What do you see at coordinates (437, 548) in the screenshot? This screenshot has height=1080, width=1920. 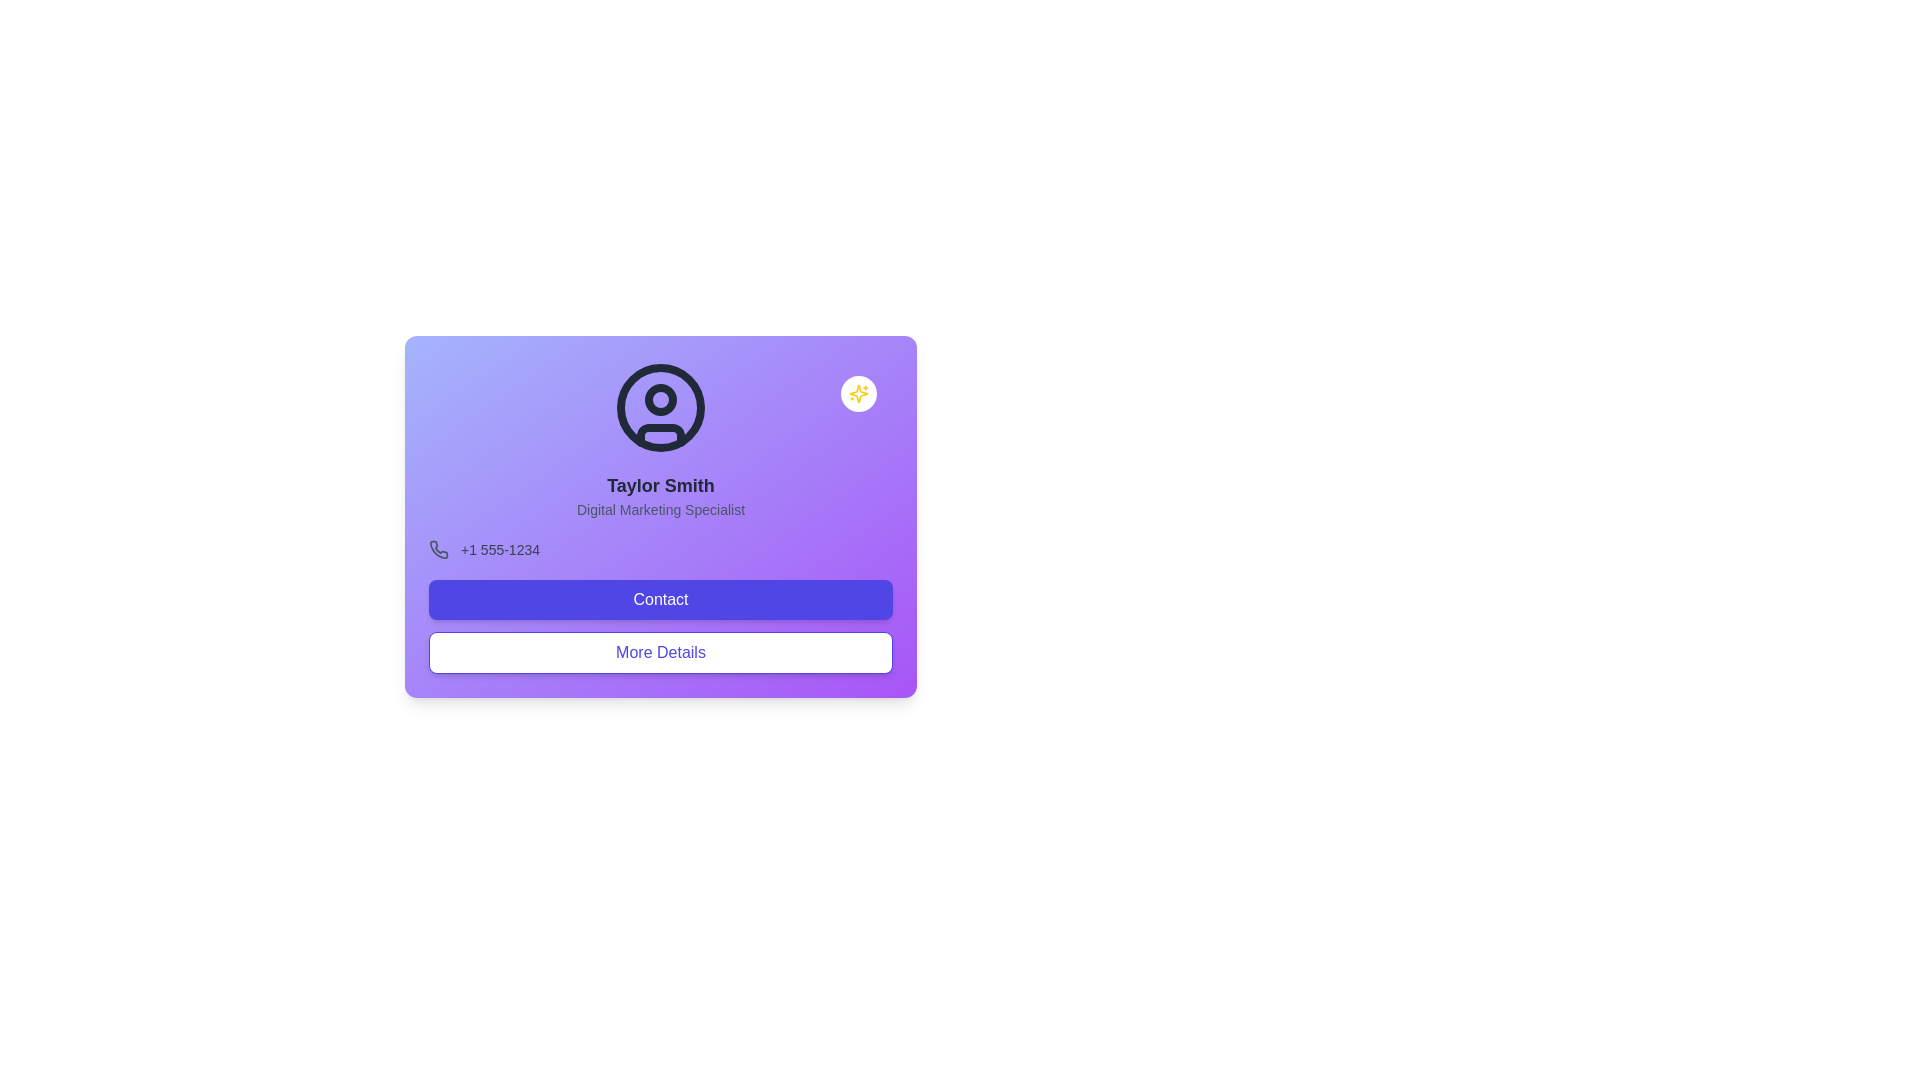 I see `the small phone icon with a curved receiver located to the left of the phone number '+1 555-1234' in the contact card` at bounding box center [437, 548].